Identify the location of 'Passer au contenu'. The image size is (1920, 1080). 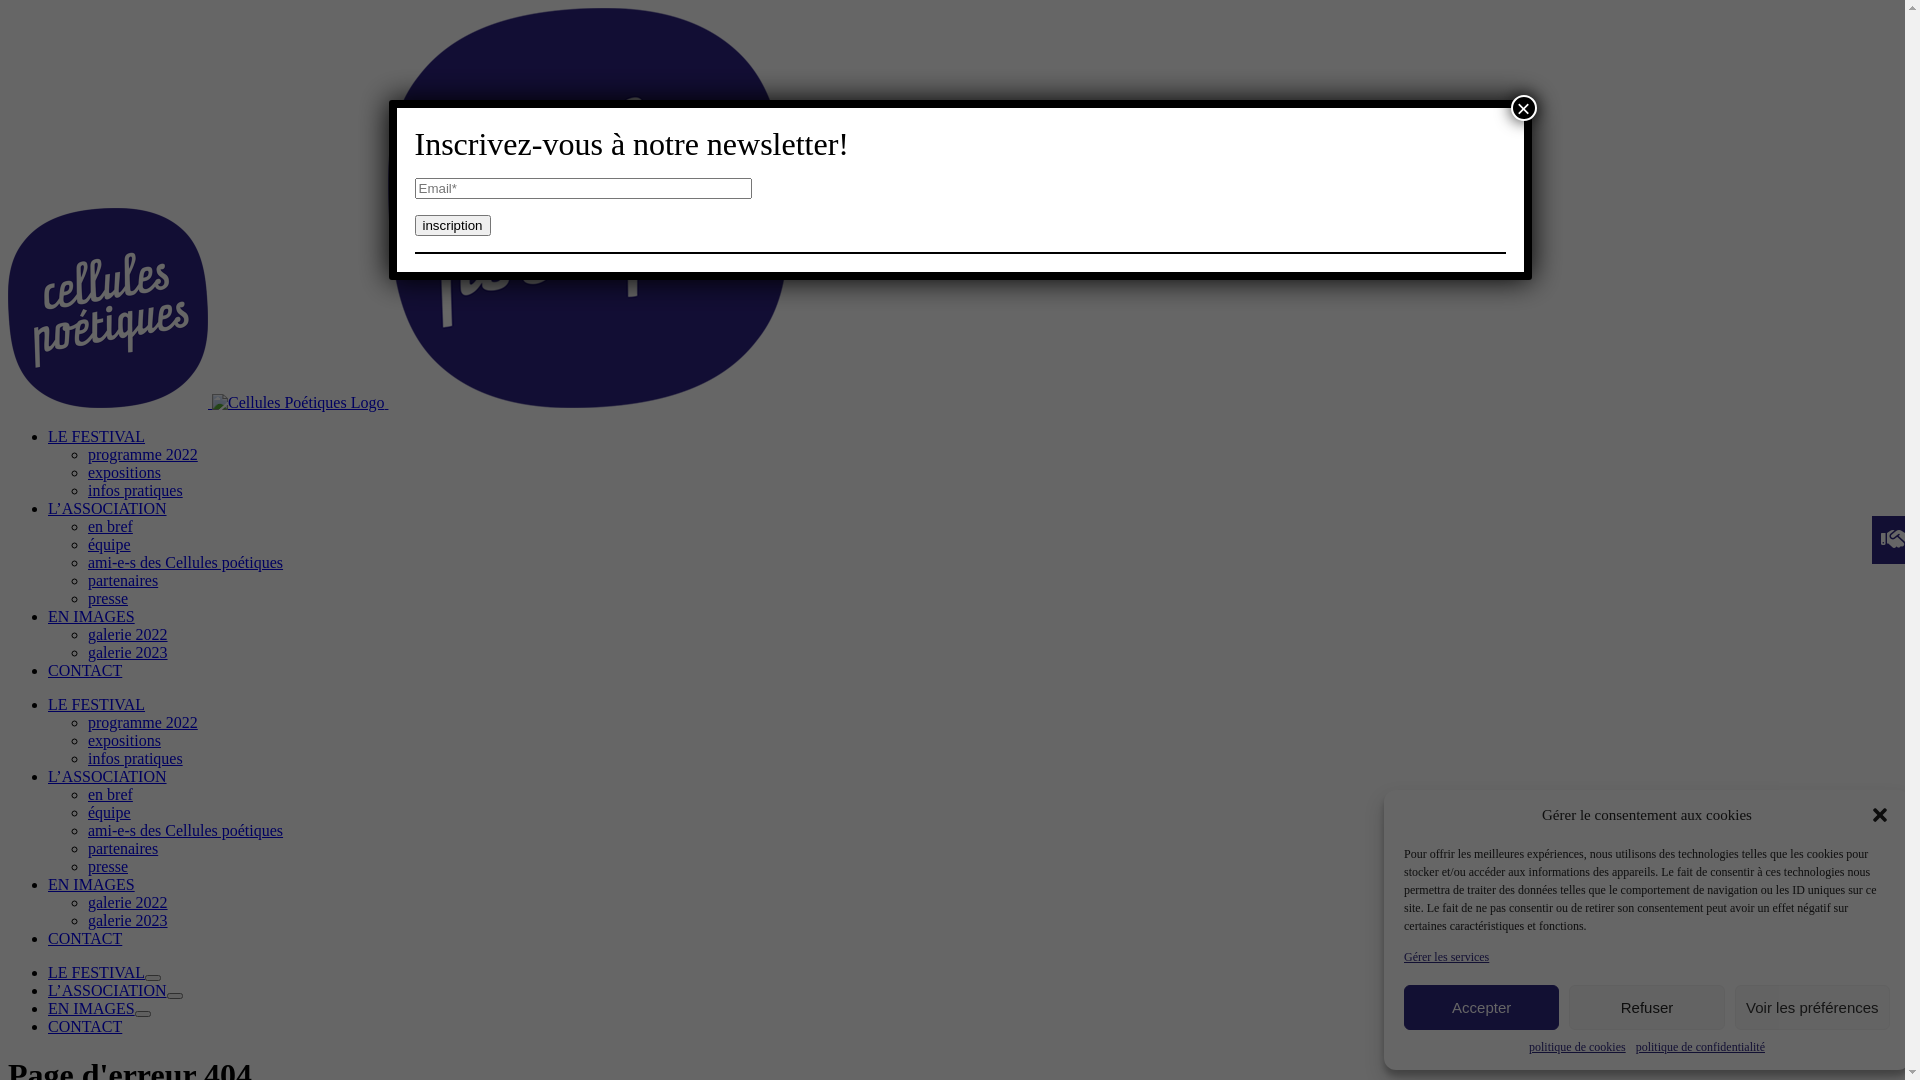
(14, 7).